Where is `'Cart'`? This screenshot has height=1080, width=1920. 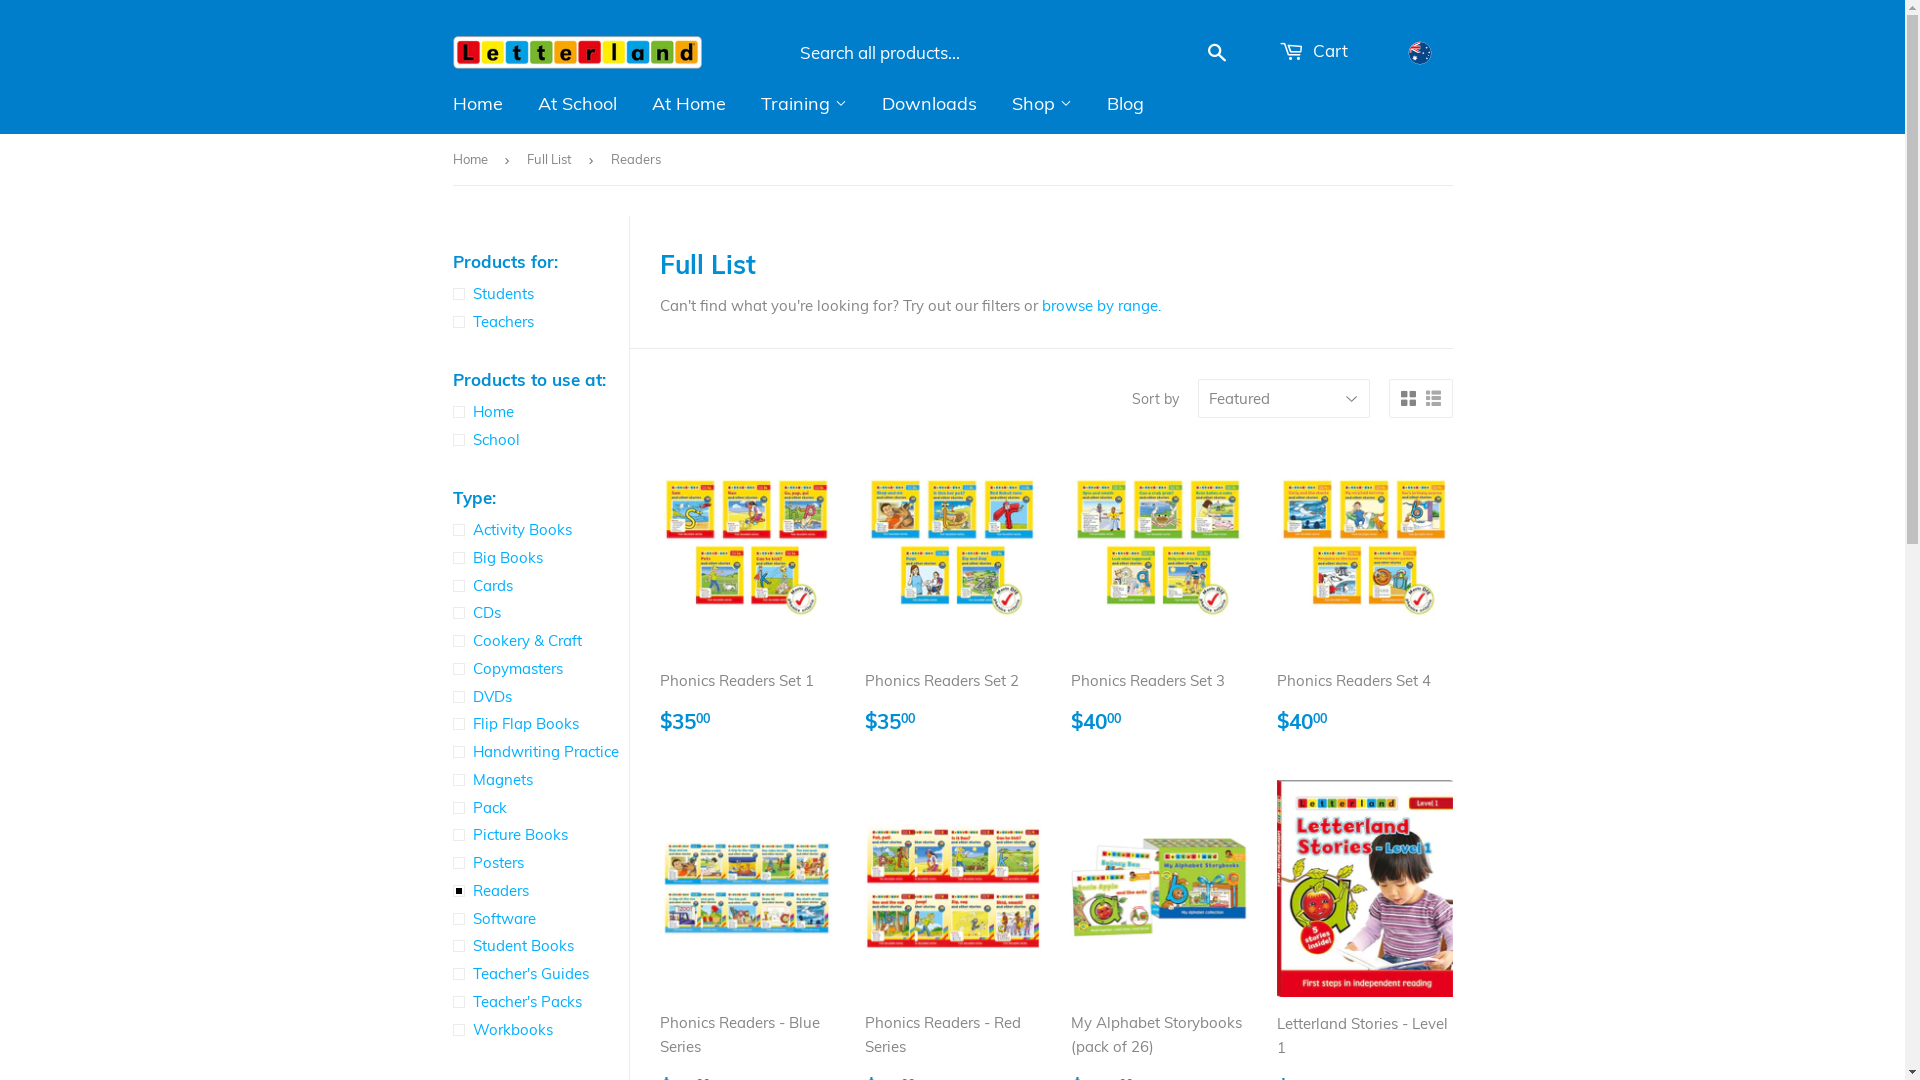
'Cart' is located at coordinates (1313, 50).